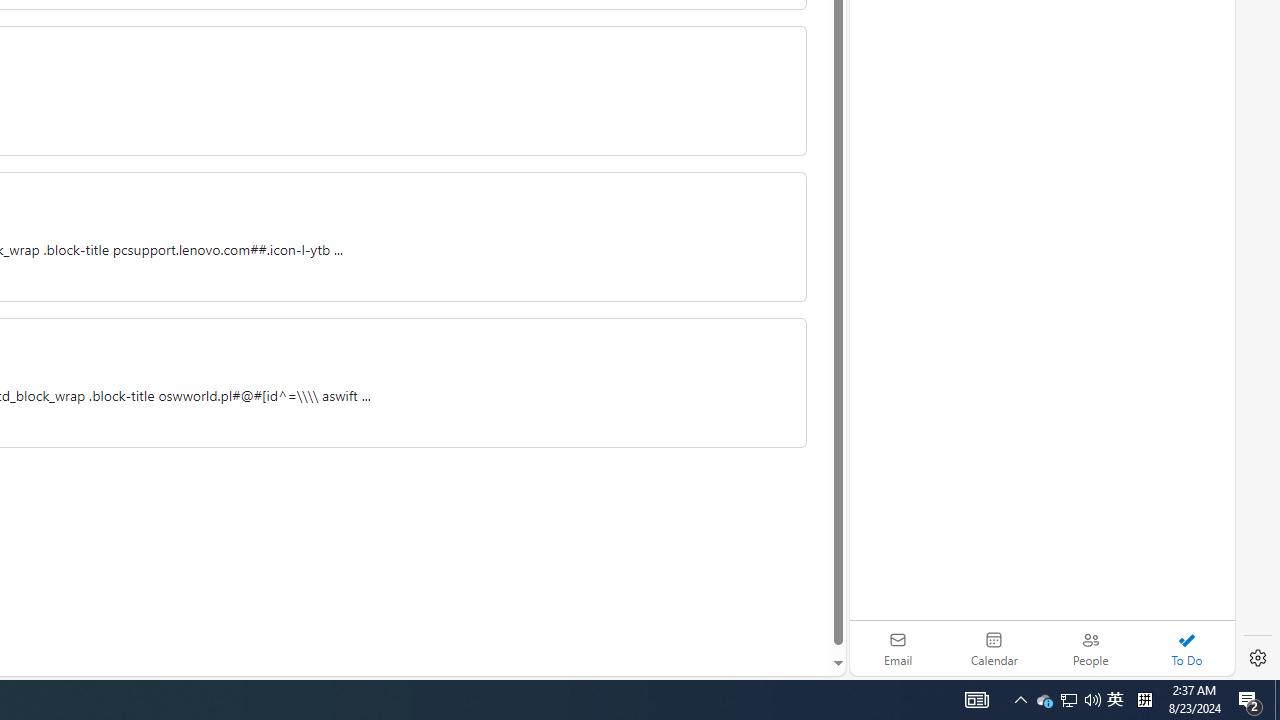 Image resolution: width=1280 pixels, height=720 pixels. Describe the element at coordinates (1089, 648) in the screenshot. I see `'People'` at that location.